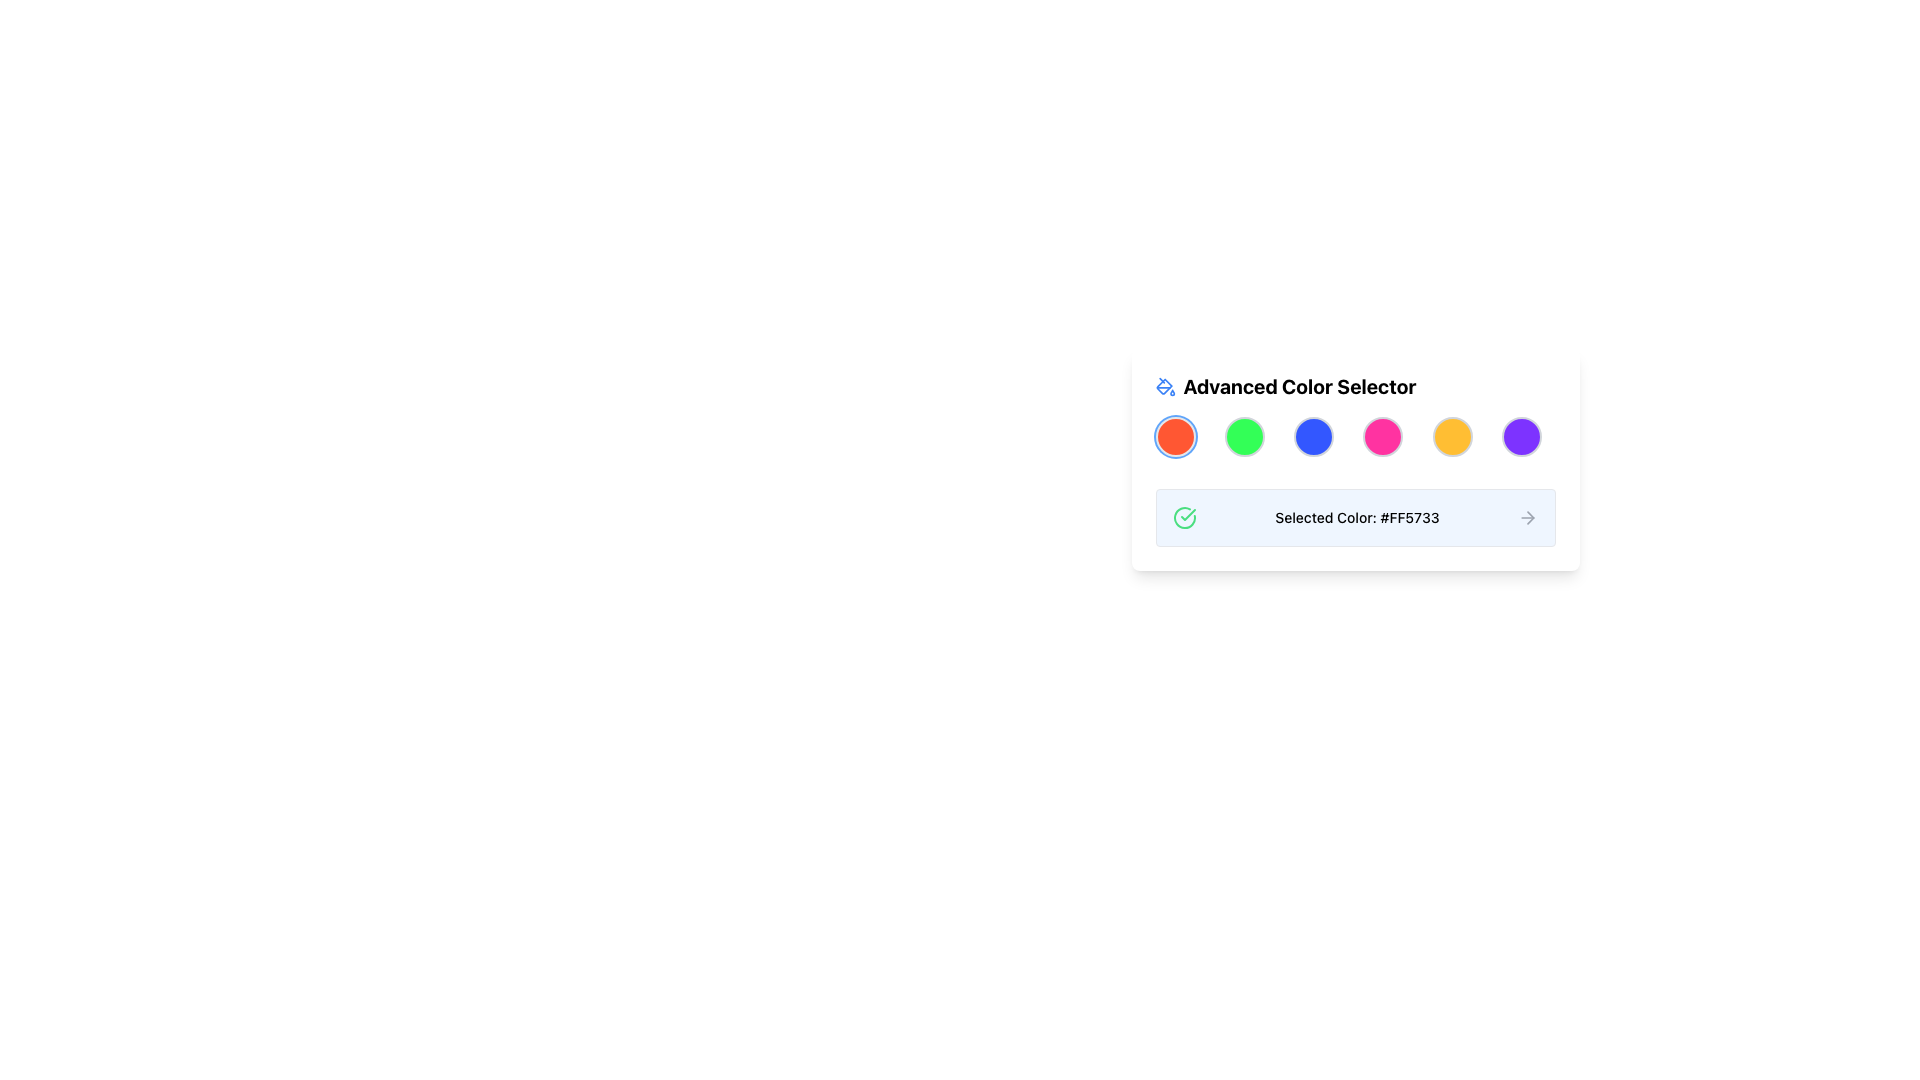  Describe the element at coordinates (1355, 386) in the screenshot. I see `text 'Advanced Color Selector' from the Text header with a blue paint bucket icon, which is positioned above the row of color circles` at that location.